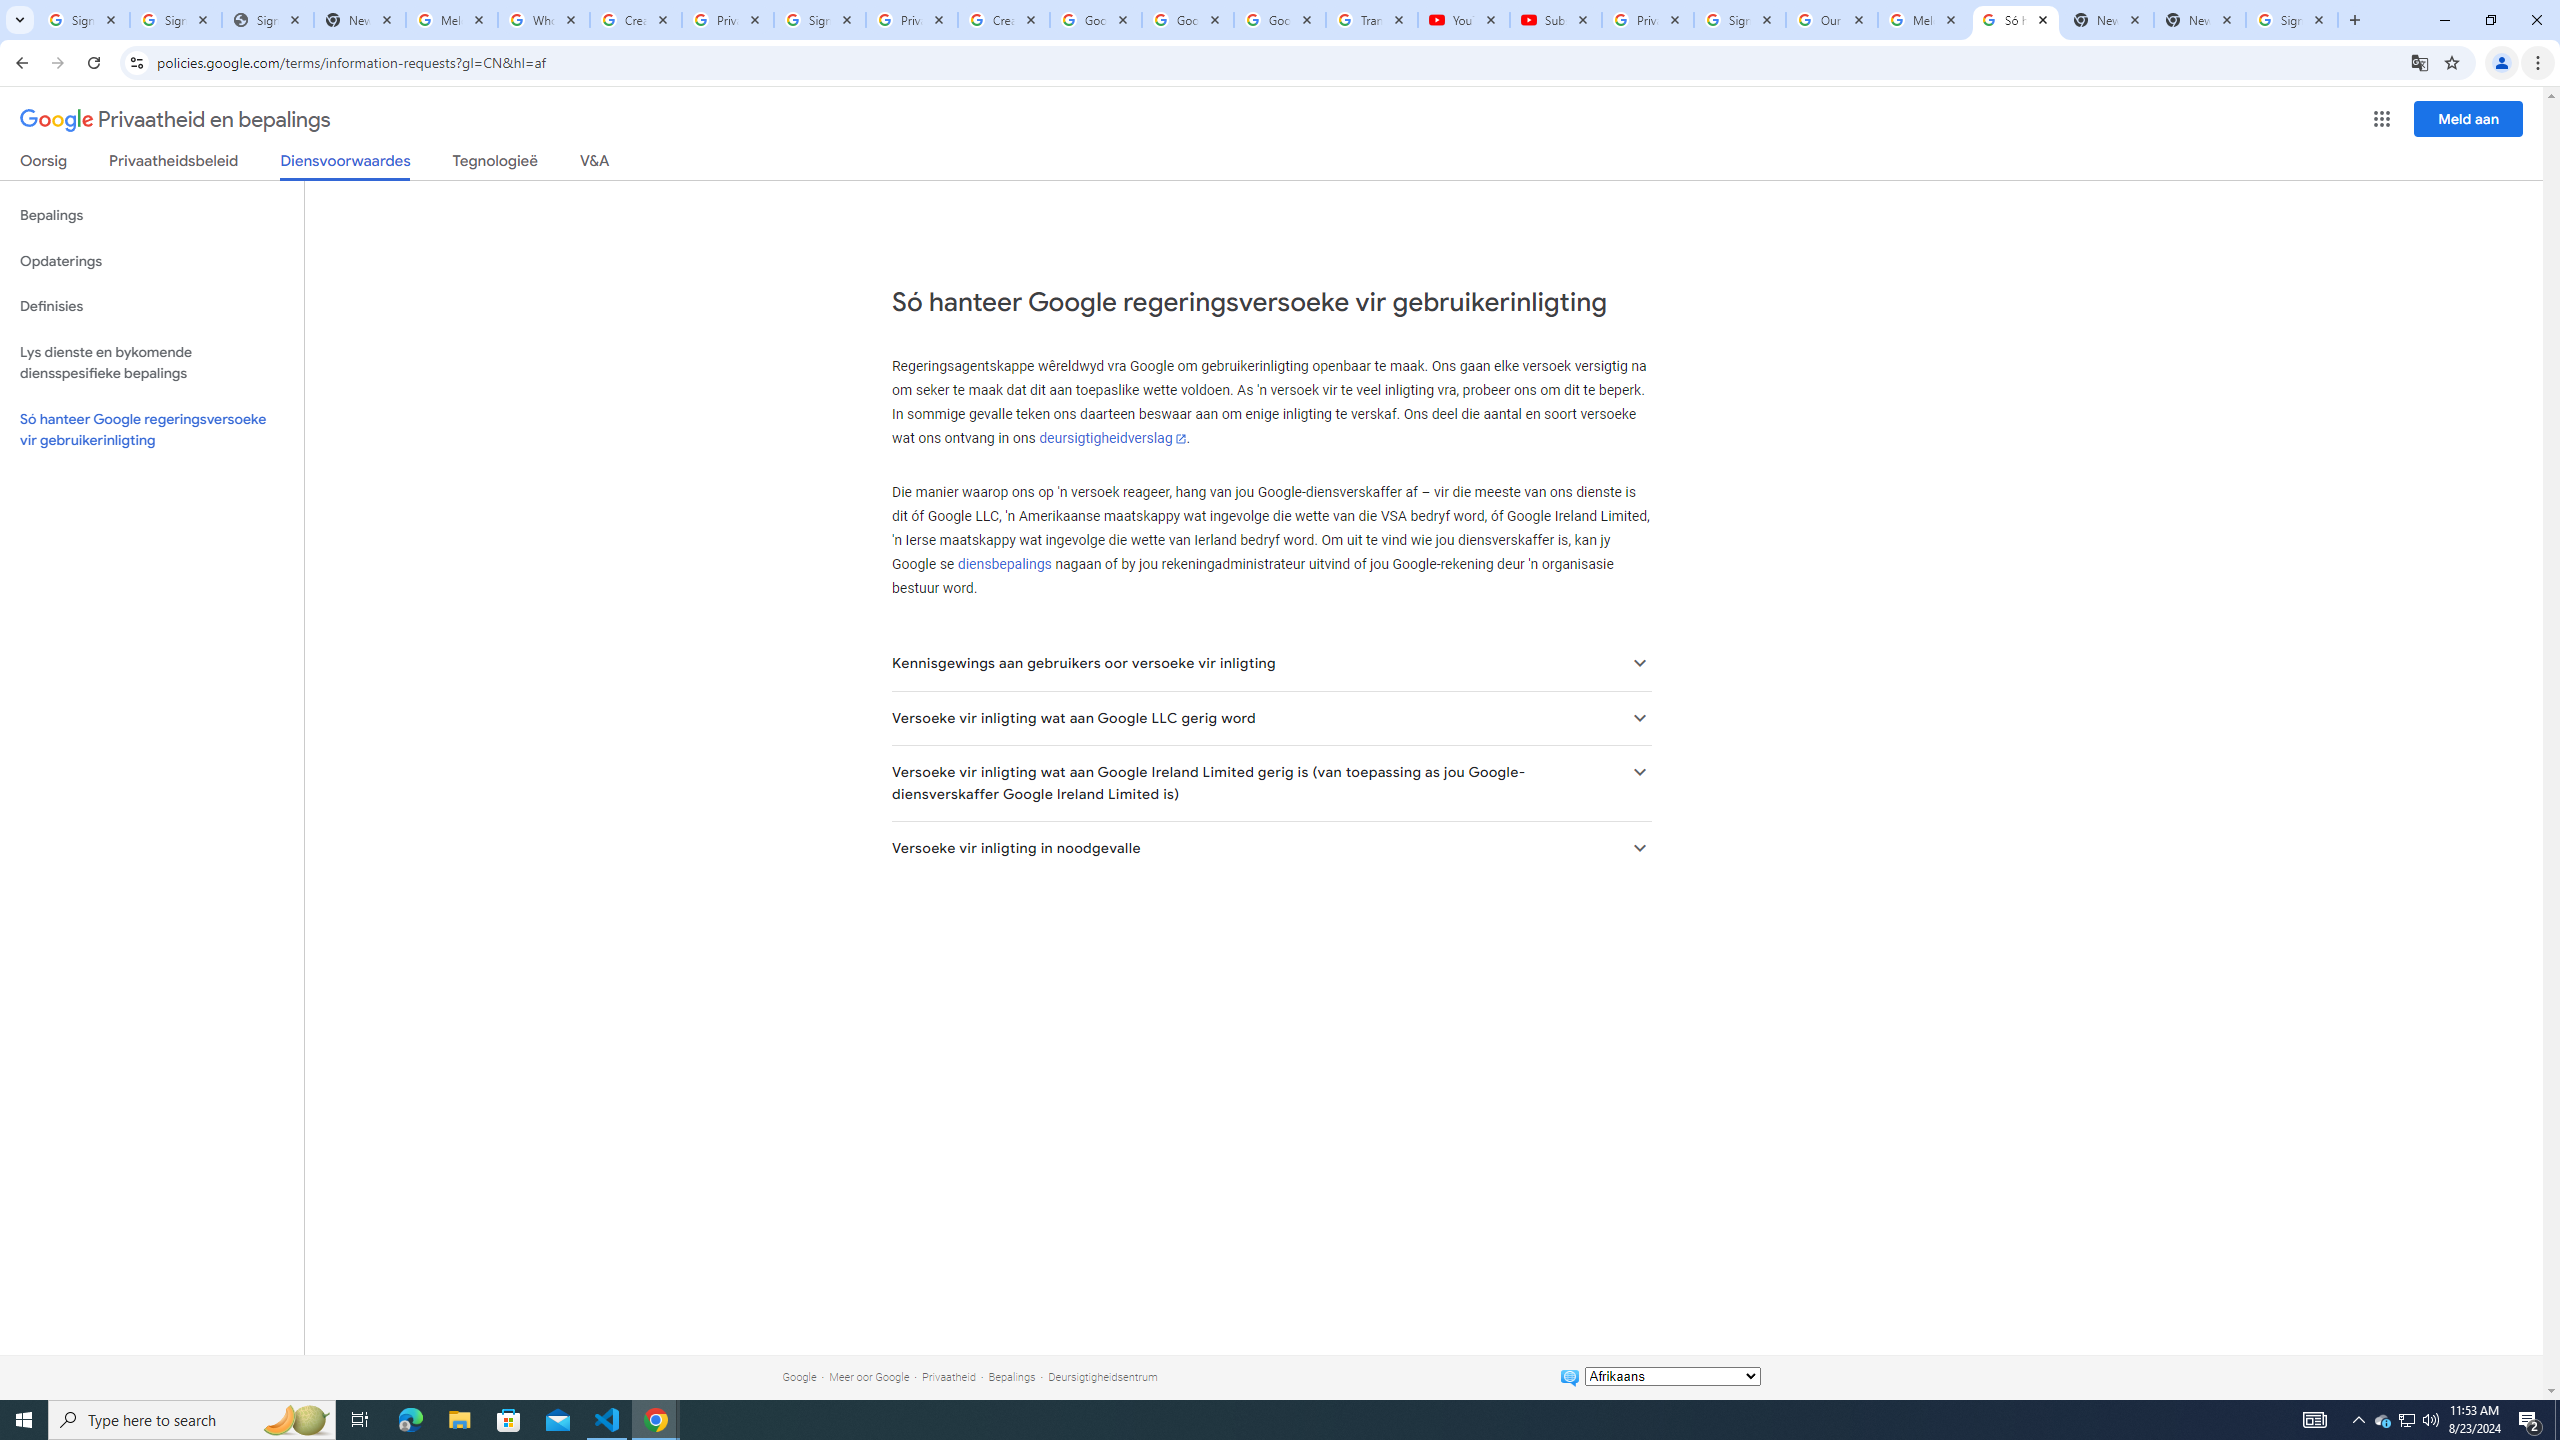 The height and width of the screenshot is (1440, 2560). Describe the element at coordinates (1112, 438) in the screenshot. I see `'deursigtigheidverslag'` at that location.